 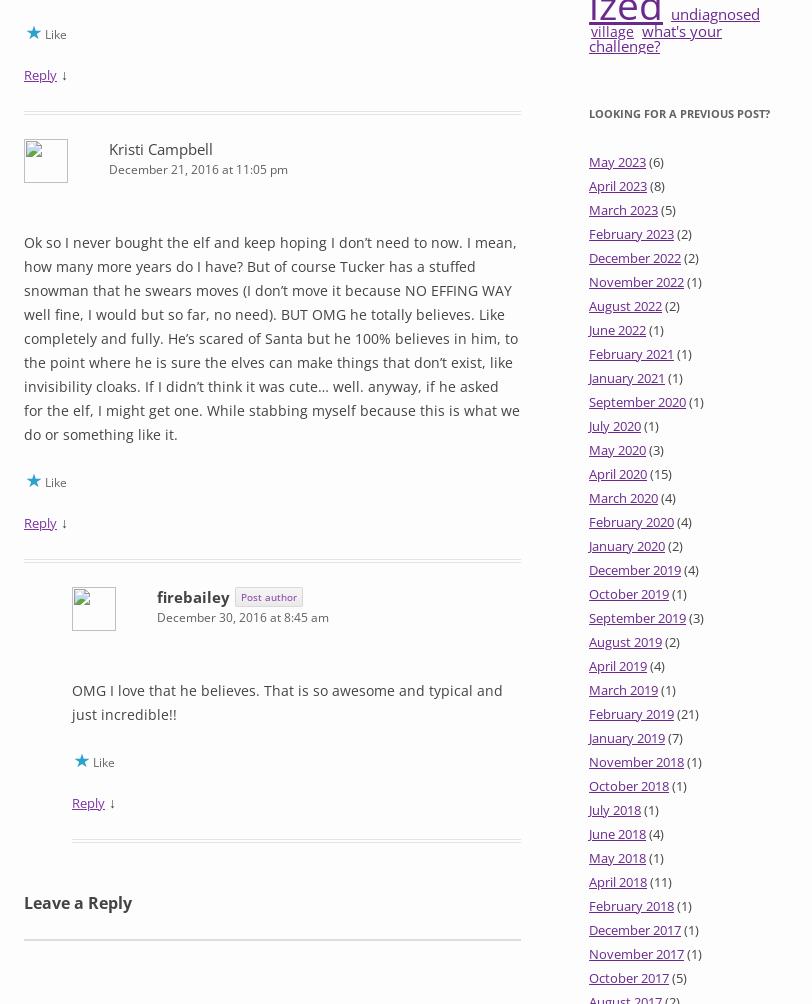 I want to click on 'Post author', so click(x=241, y=595).